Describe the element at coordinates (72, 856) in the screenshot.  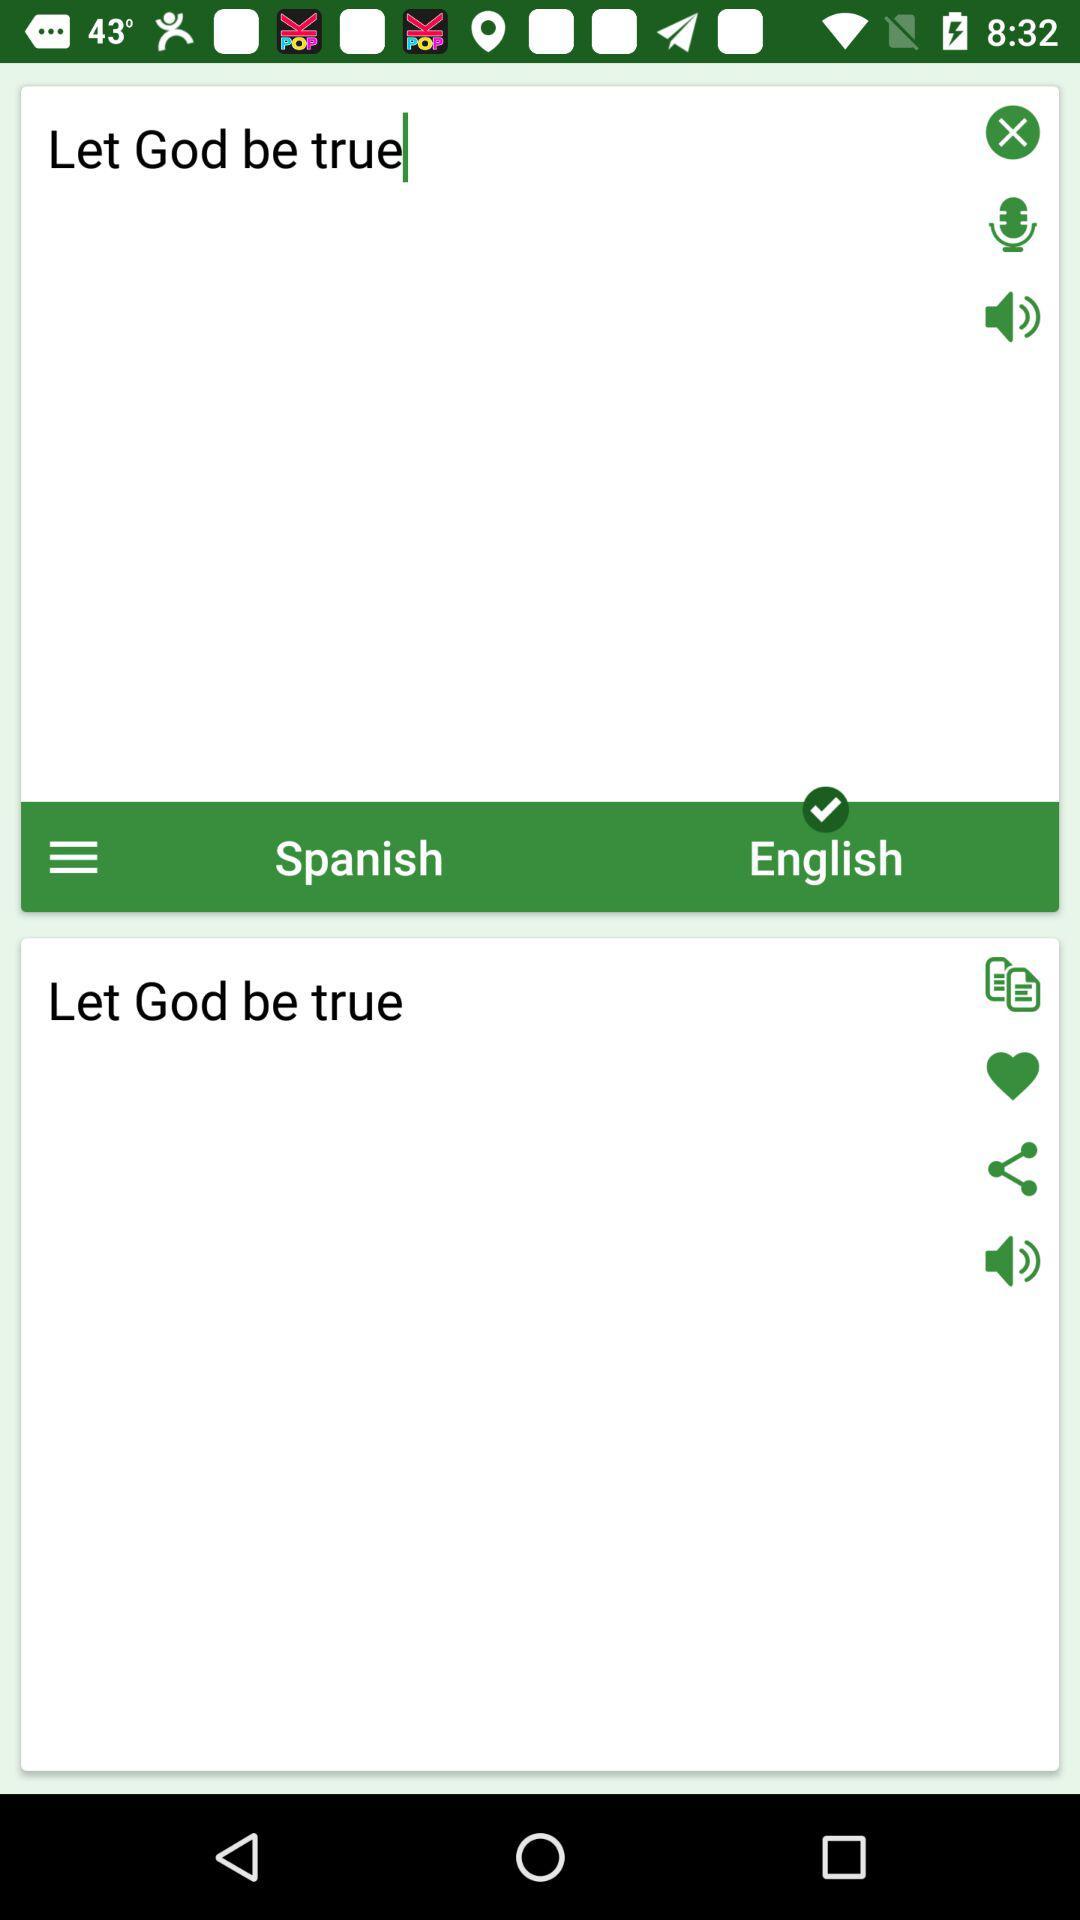
I see `menu options` at that location.